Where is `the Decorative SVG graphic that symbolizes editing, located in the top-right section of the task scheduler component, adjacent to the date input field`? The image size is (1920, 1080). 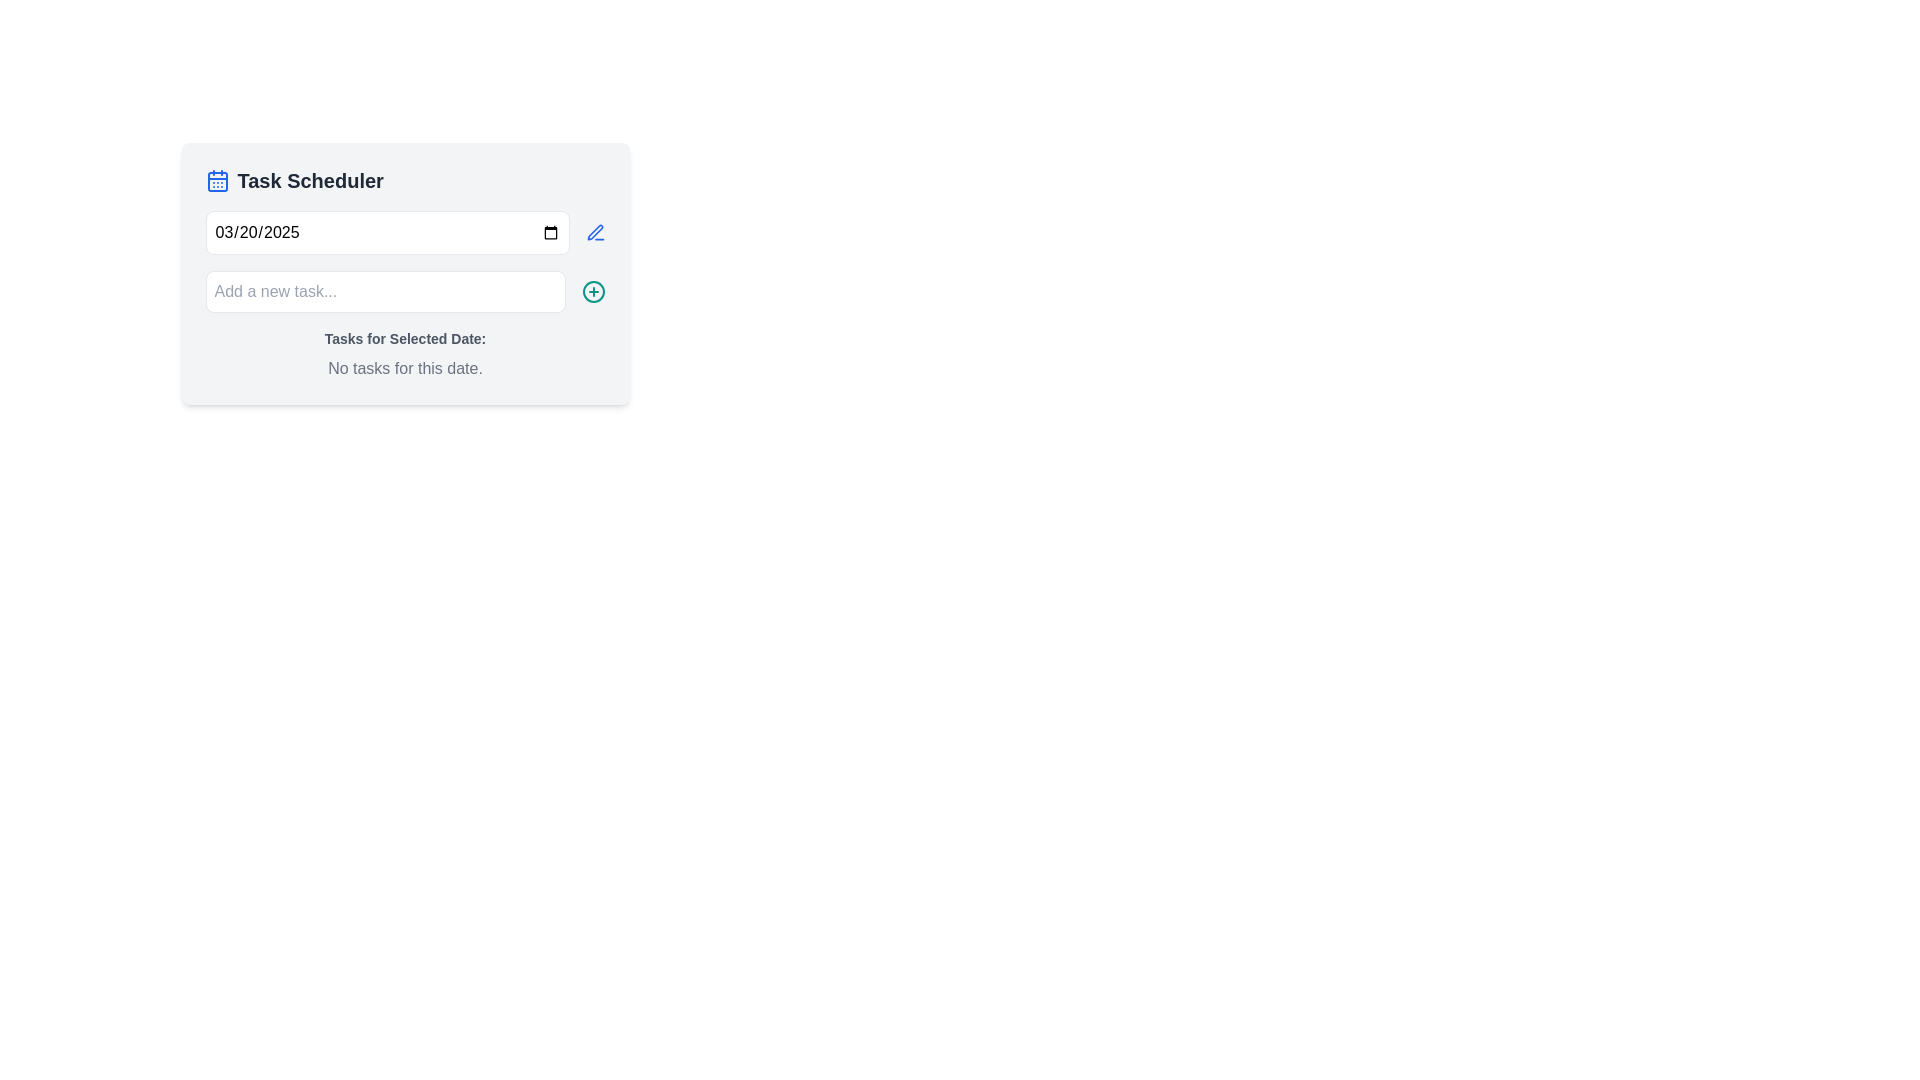 the Decorative SVG graphic that symbolizes editing, located in the top-right section of the task scheduler component, adjacent to the date input field is located at coordinates (594, 231).